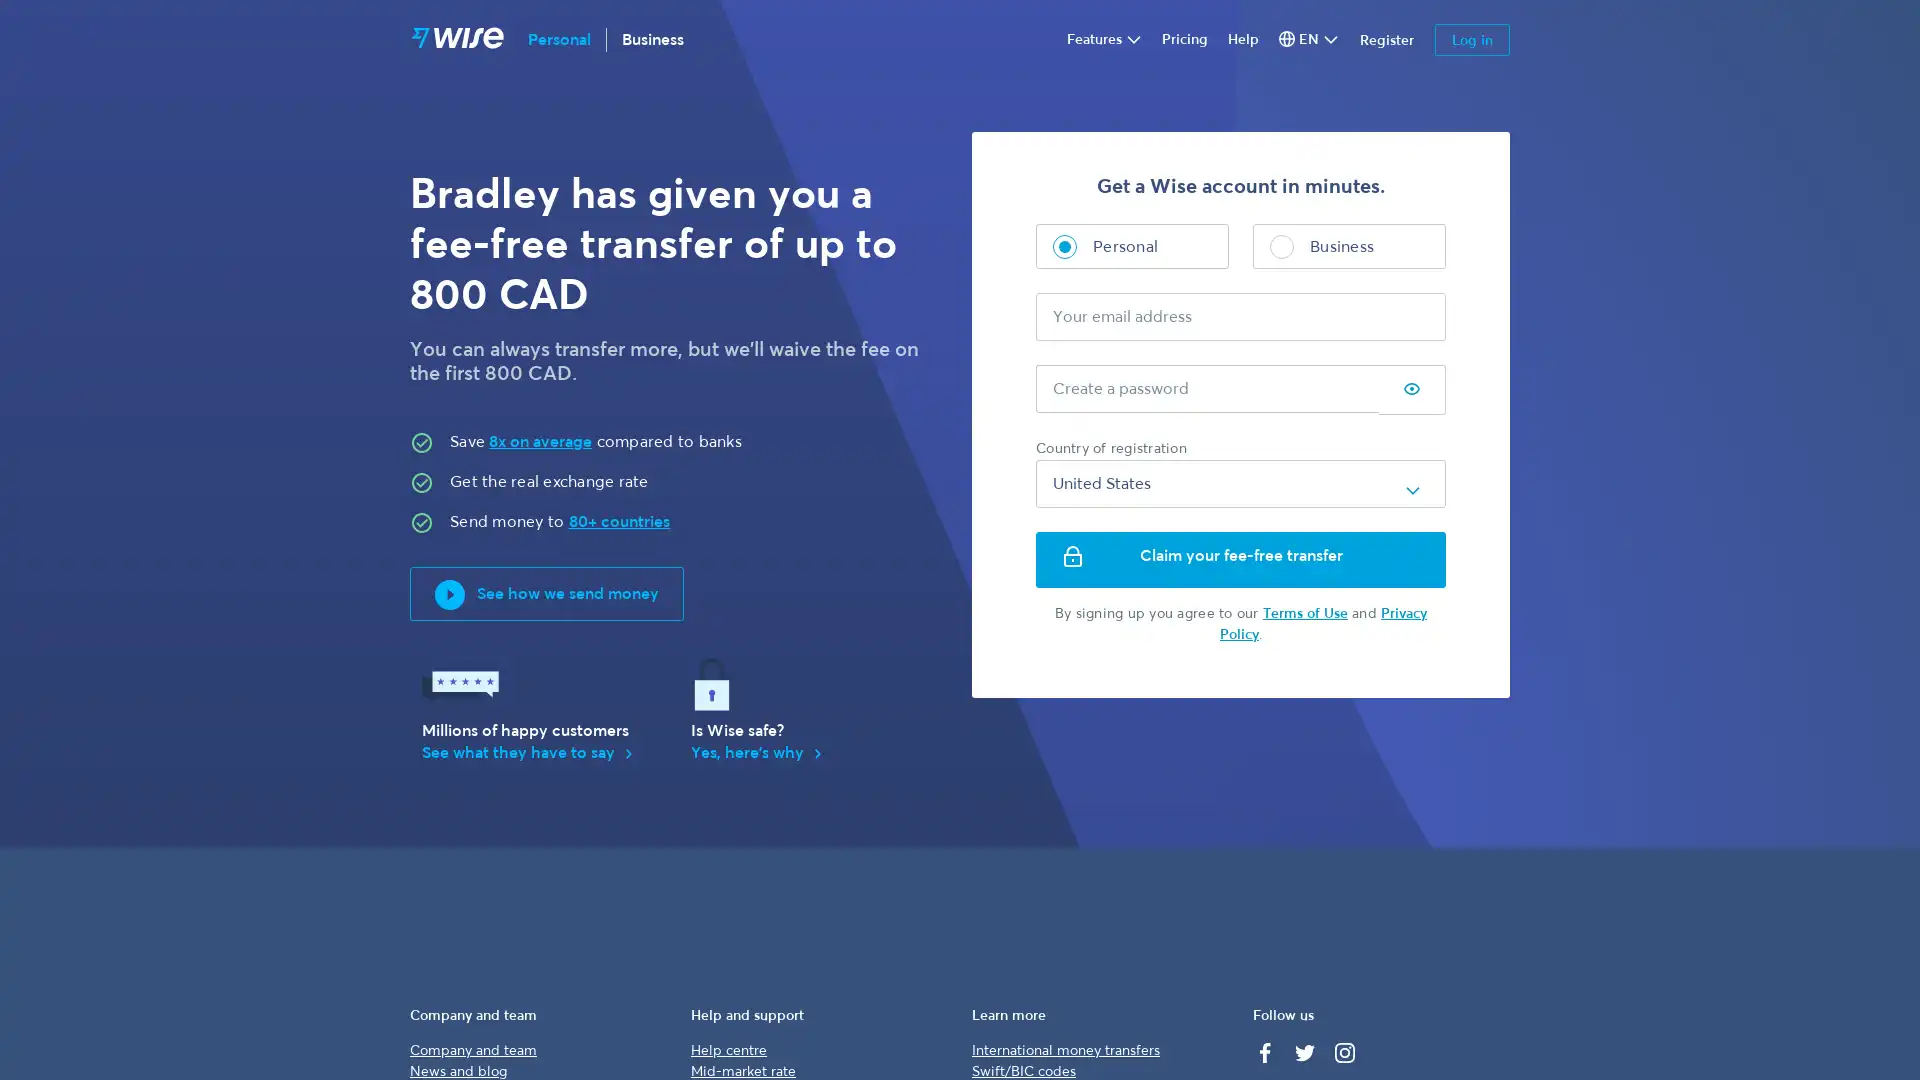  Describe the element at coordinates (1410, 390) in the screenshot. I see `Show password` at that location.